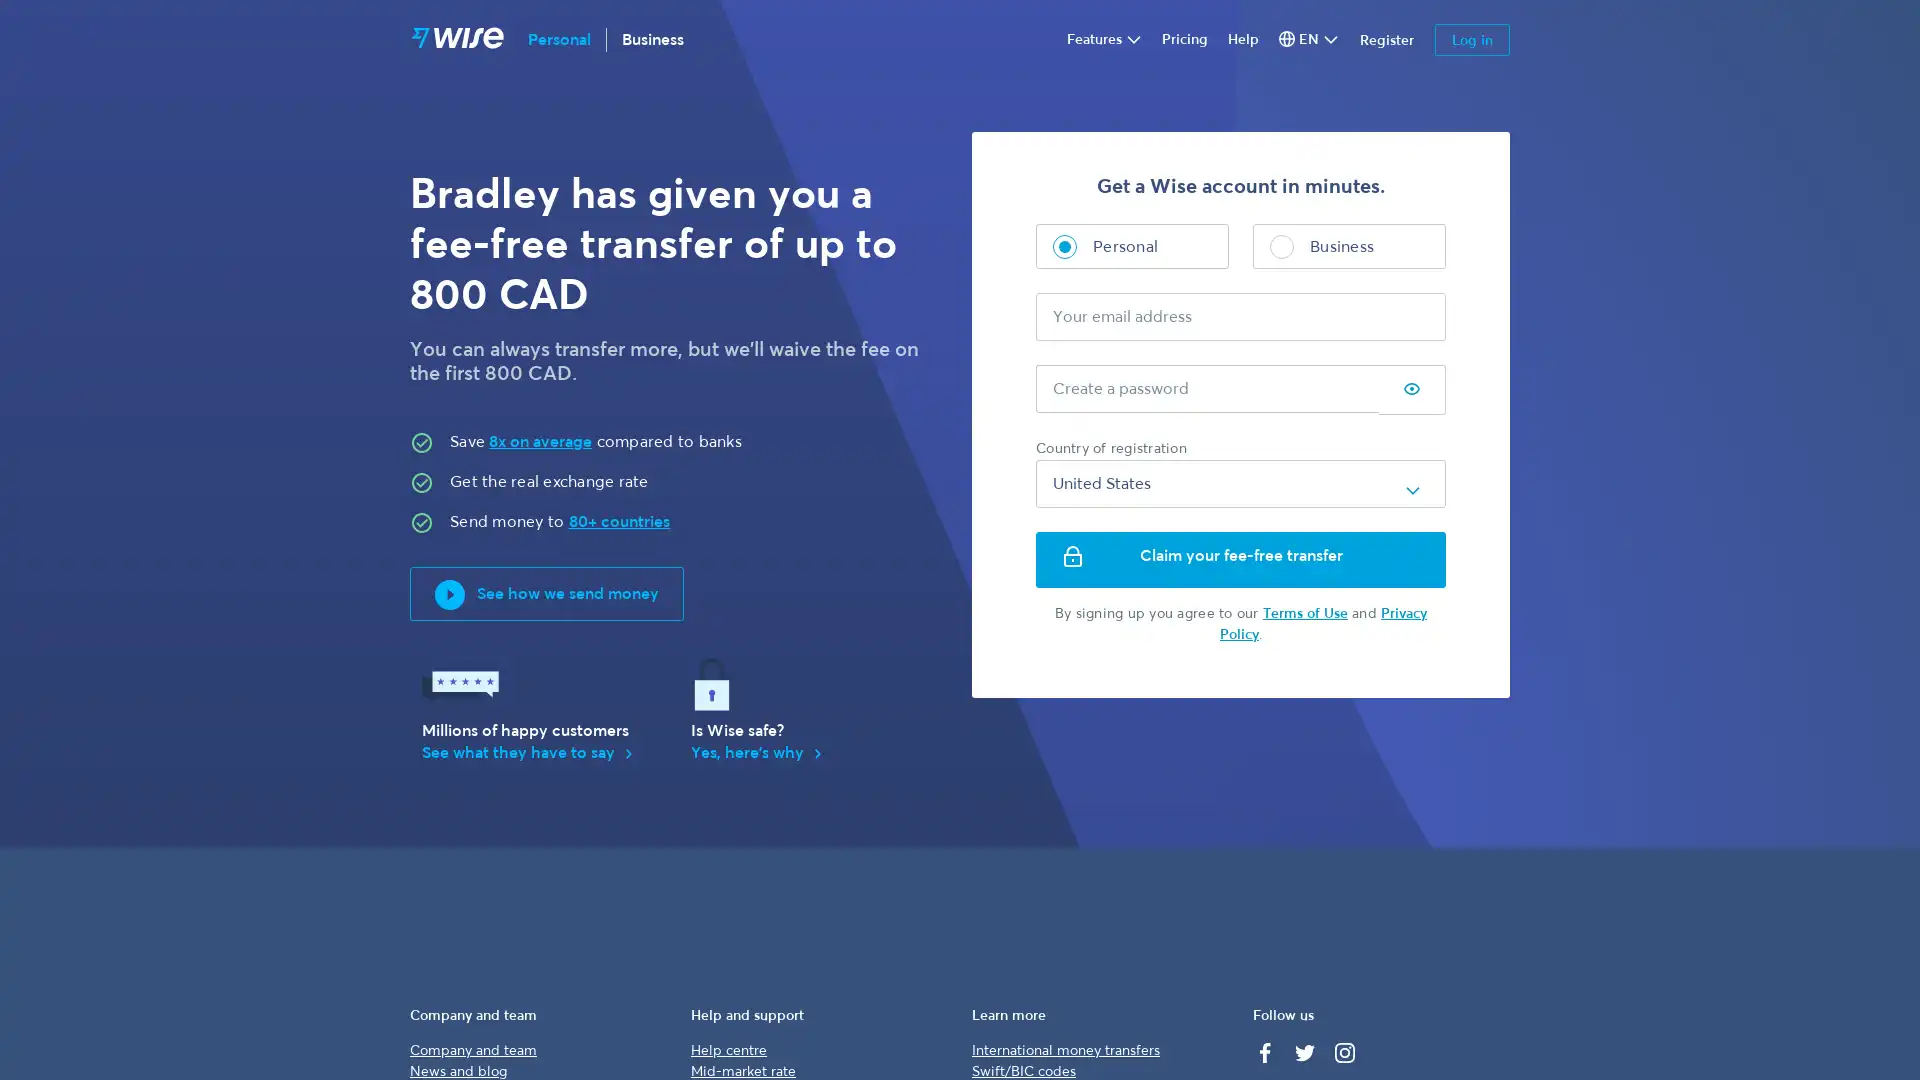  Describe the element at coordinates (1410, 390) in the screenshot. I see `Show password` at that location.